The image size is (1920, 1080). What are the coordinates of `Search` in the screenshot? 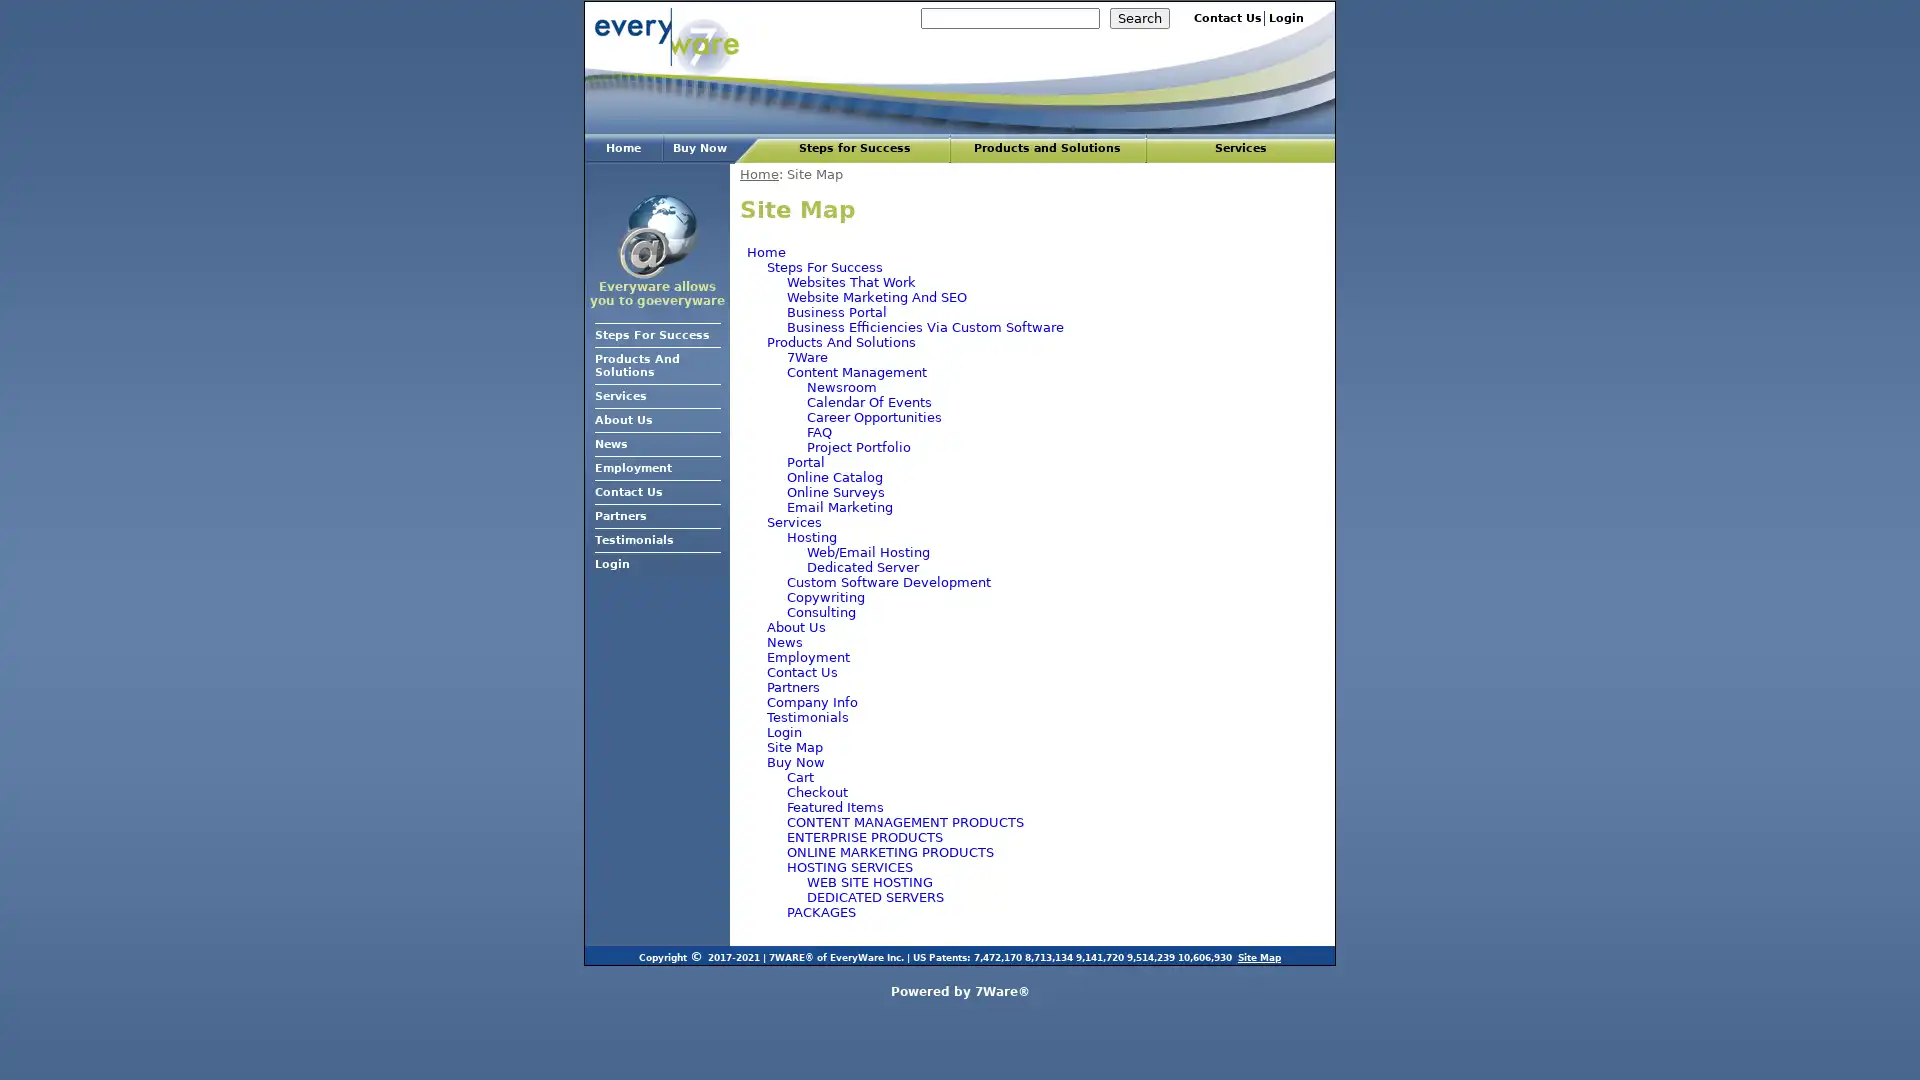 It's located at (1140, 18).